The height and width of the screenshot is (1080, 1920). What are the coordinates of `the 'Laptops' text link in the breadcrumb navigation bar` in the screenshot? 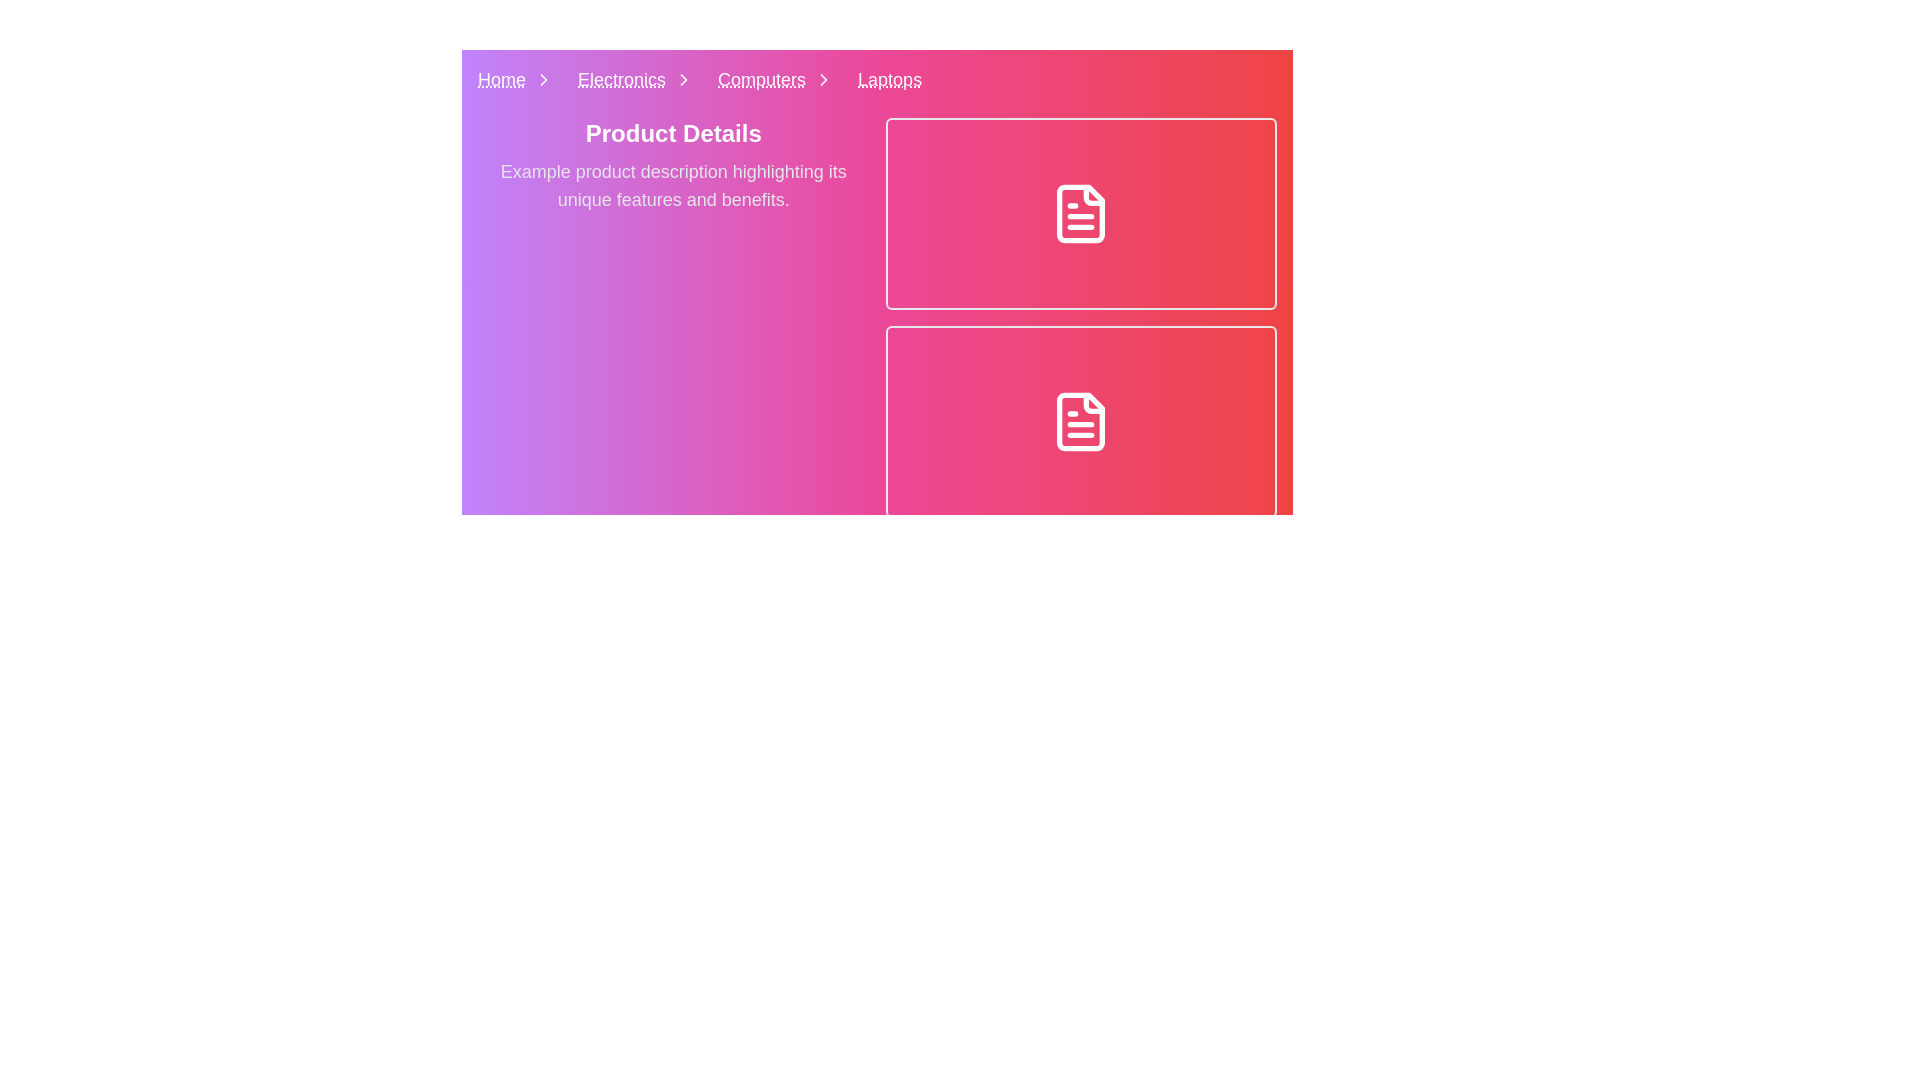 It's located at (889, 79).